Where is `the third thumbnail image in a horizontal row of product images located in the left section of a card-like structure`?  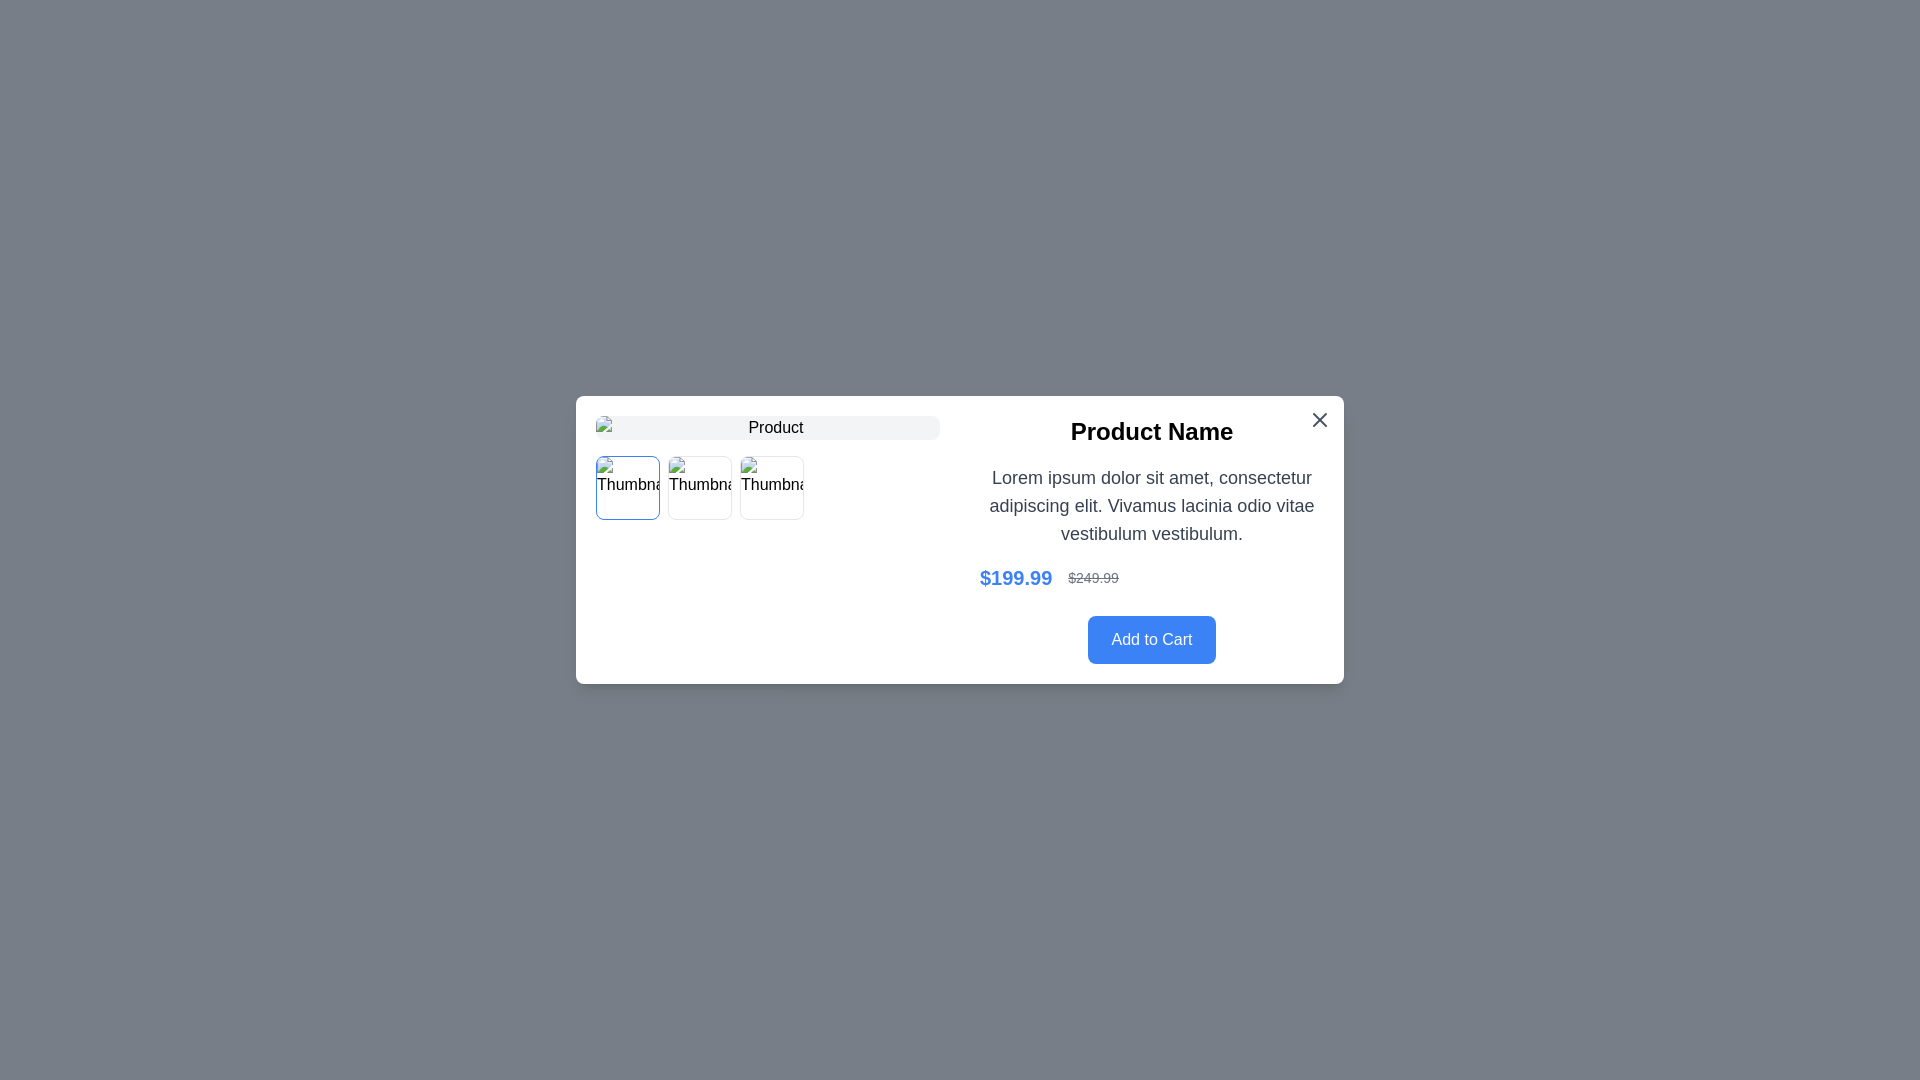
the third thumbnail image in a horizontal row of product images located in the left section of a card-like structure is located at coordinates (771, 488).